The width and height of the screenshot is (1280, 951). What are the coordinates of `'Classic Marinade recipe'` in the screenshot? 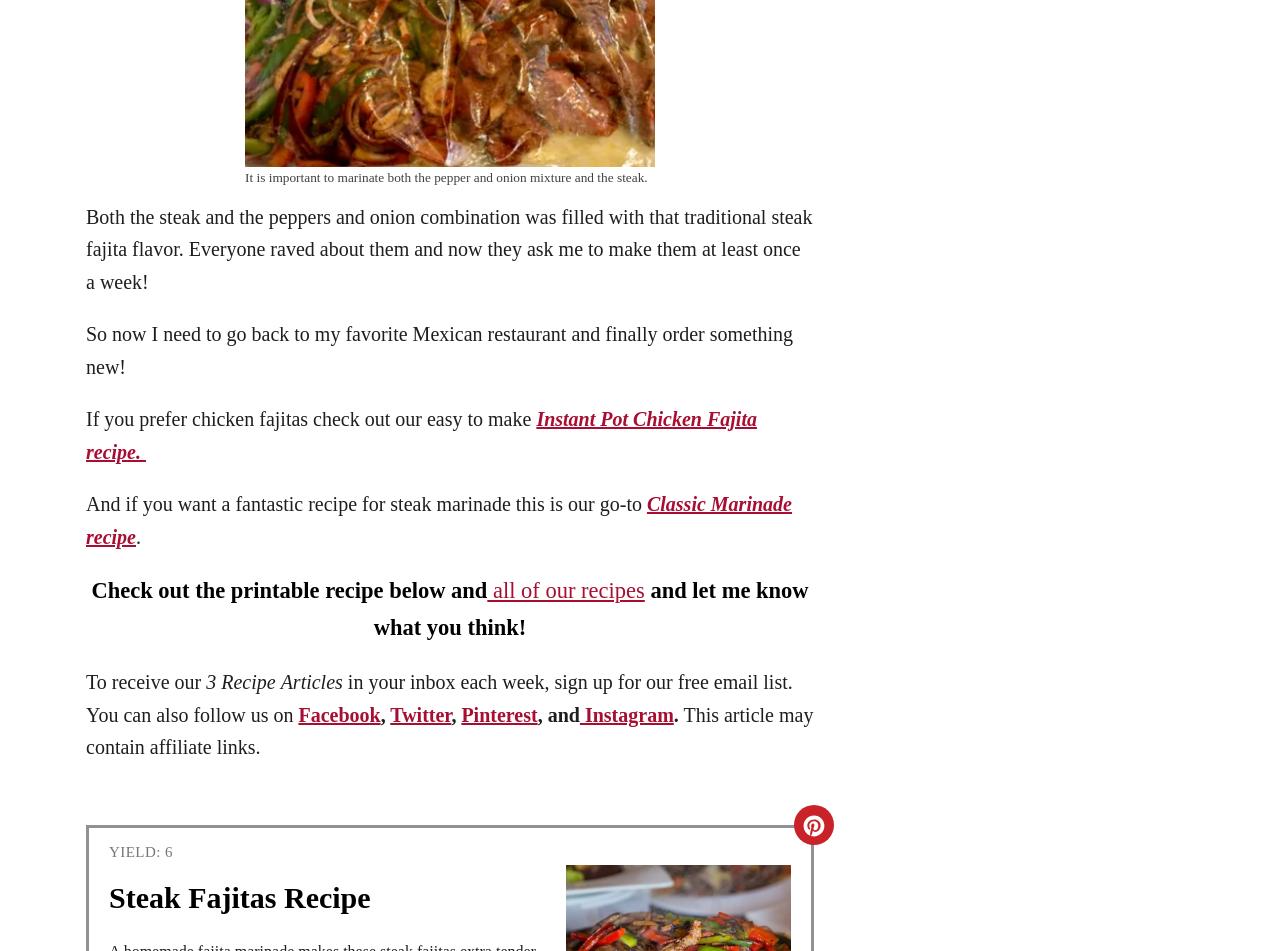 It's located at (437, 519).